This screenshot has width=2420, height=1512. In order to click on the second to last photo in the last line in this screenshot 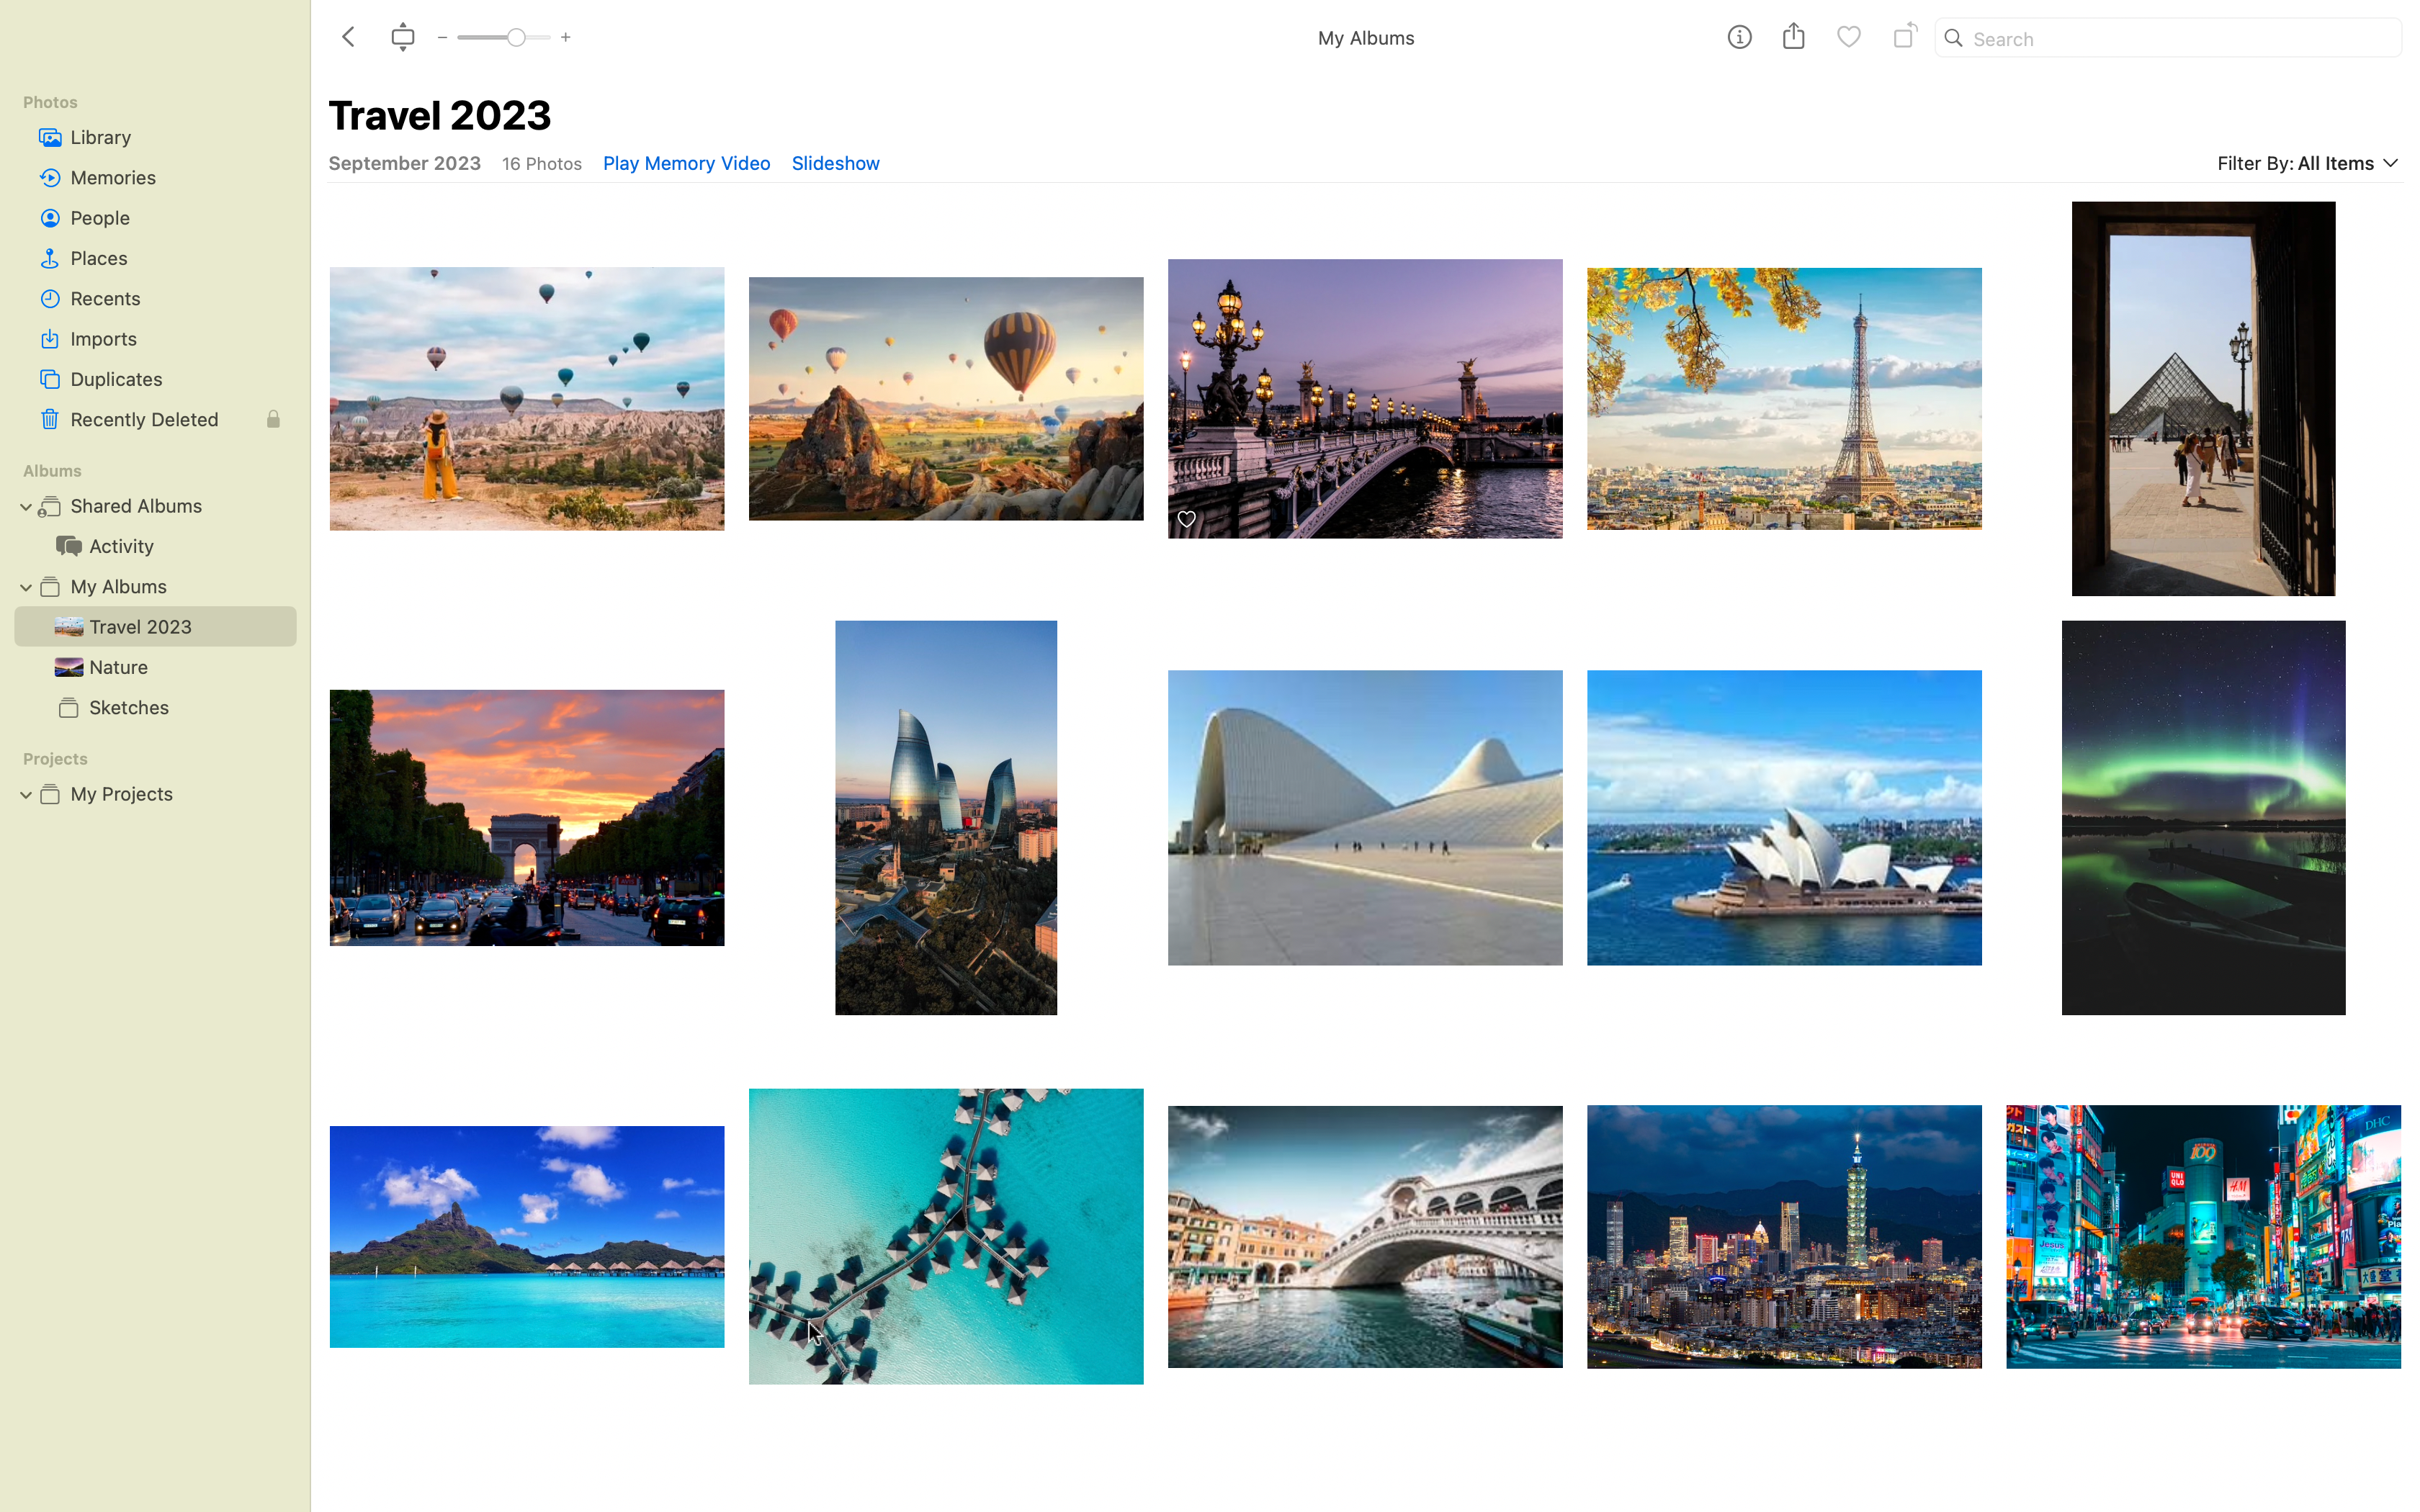, I will do `click(1785, 1259)`.